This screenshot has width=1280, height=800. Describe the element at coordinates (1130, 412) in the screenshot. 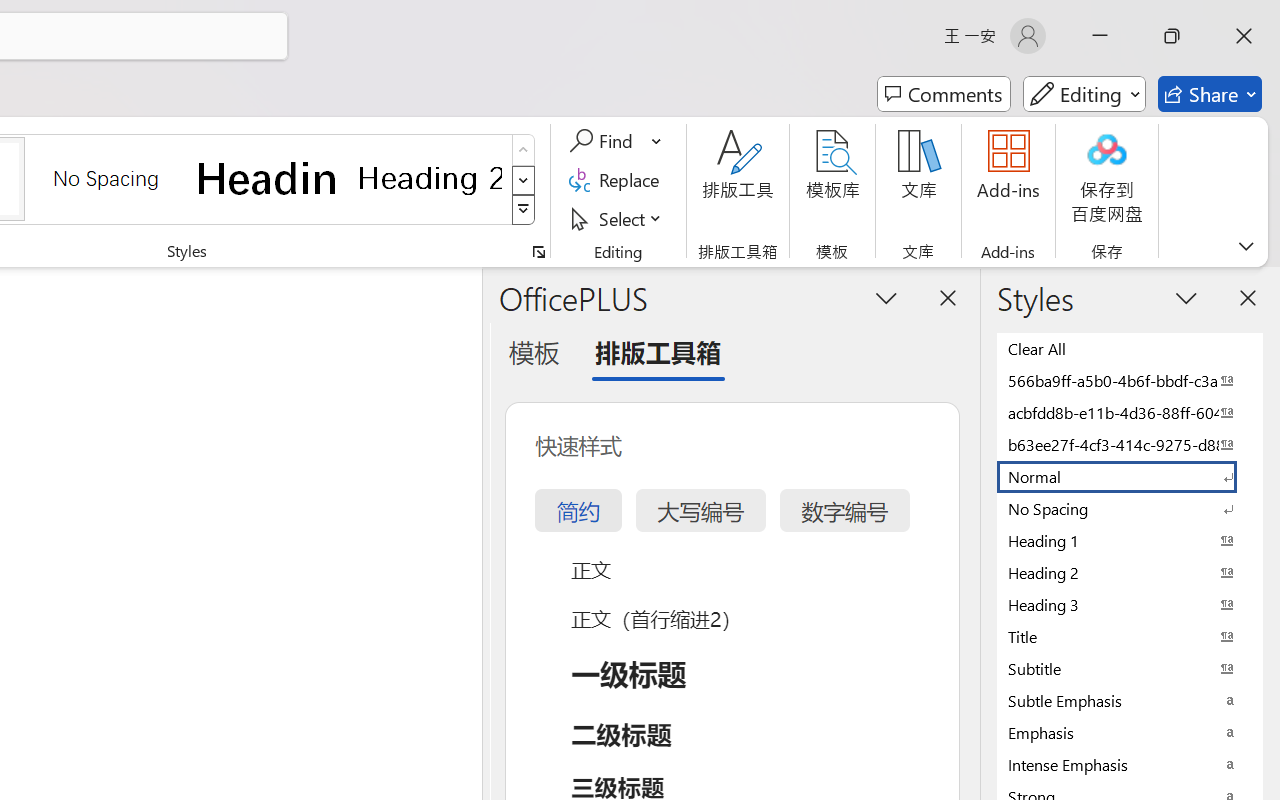

I see `'acbfdd8b-e11b-4d36-88ff-6049b138f862'` at that location.